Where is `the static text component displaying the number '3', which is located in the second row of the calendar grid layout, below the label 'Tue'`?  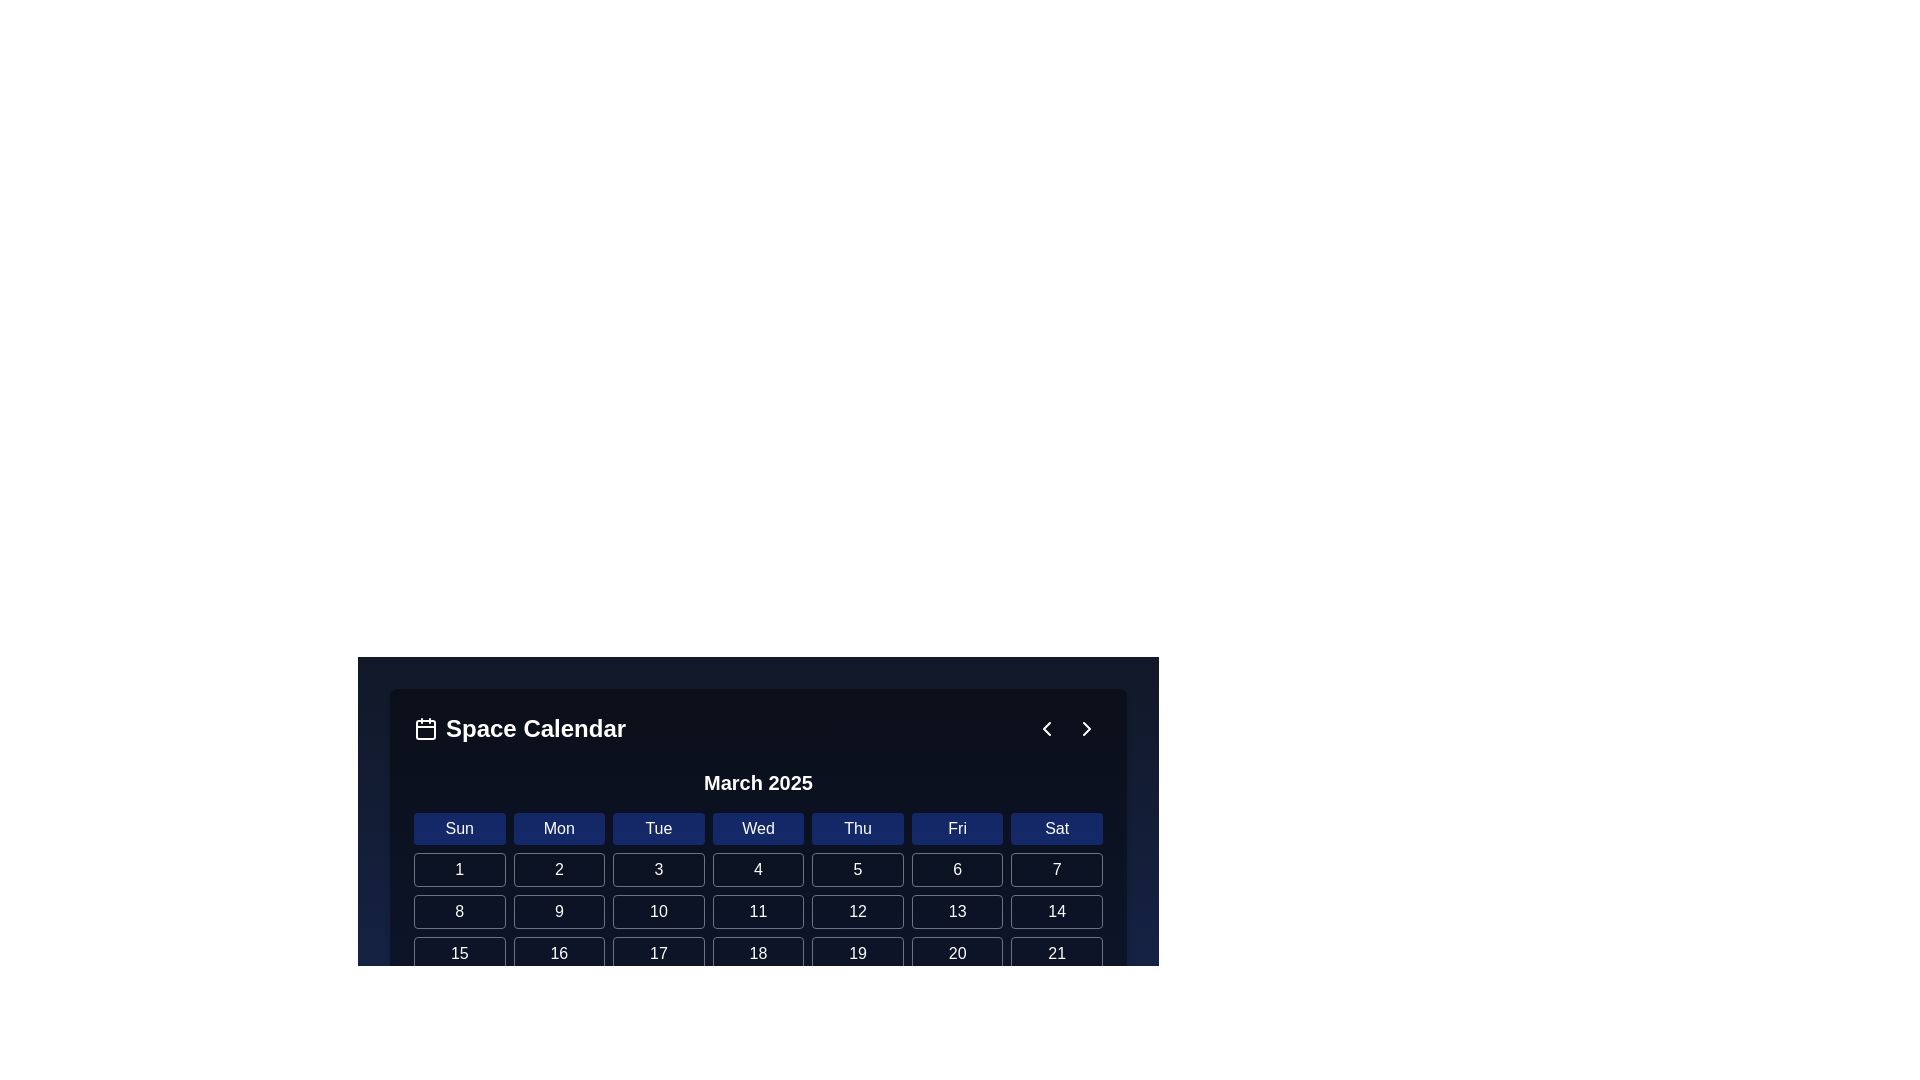
the static text component displaying the number '3', which is located in the second row of the calendar grid layout, below the label 'Tue' is located at coordinates (658, 869).